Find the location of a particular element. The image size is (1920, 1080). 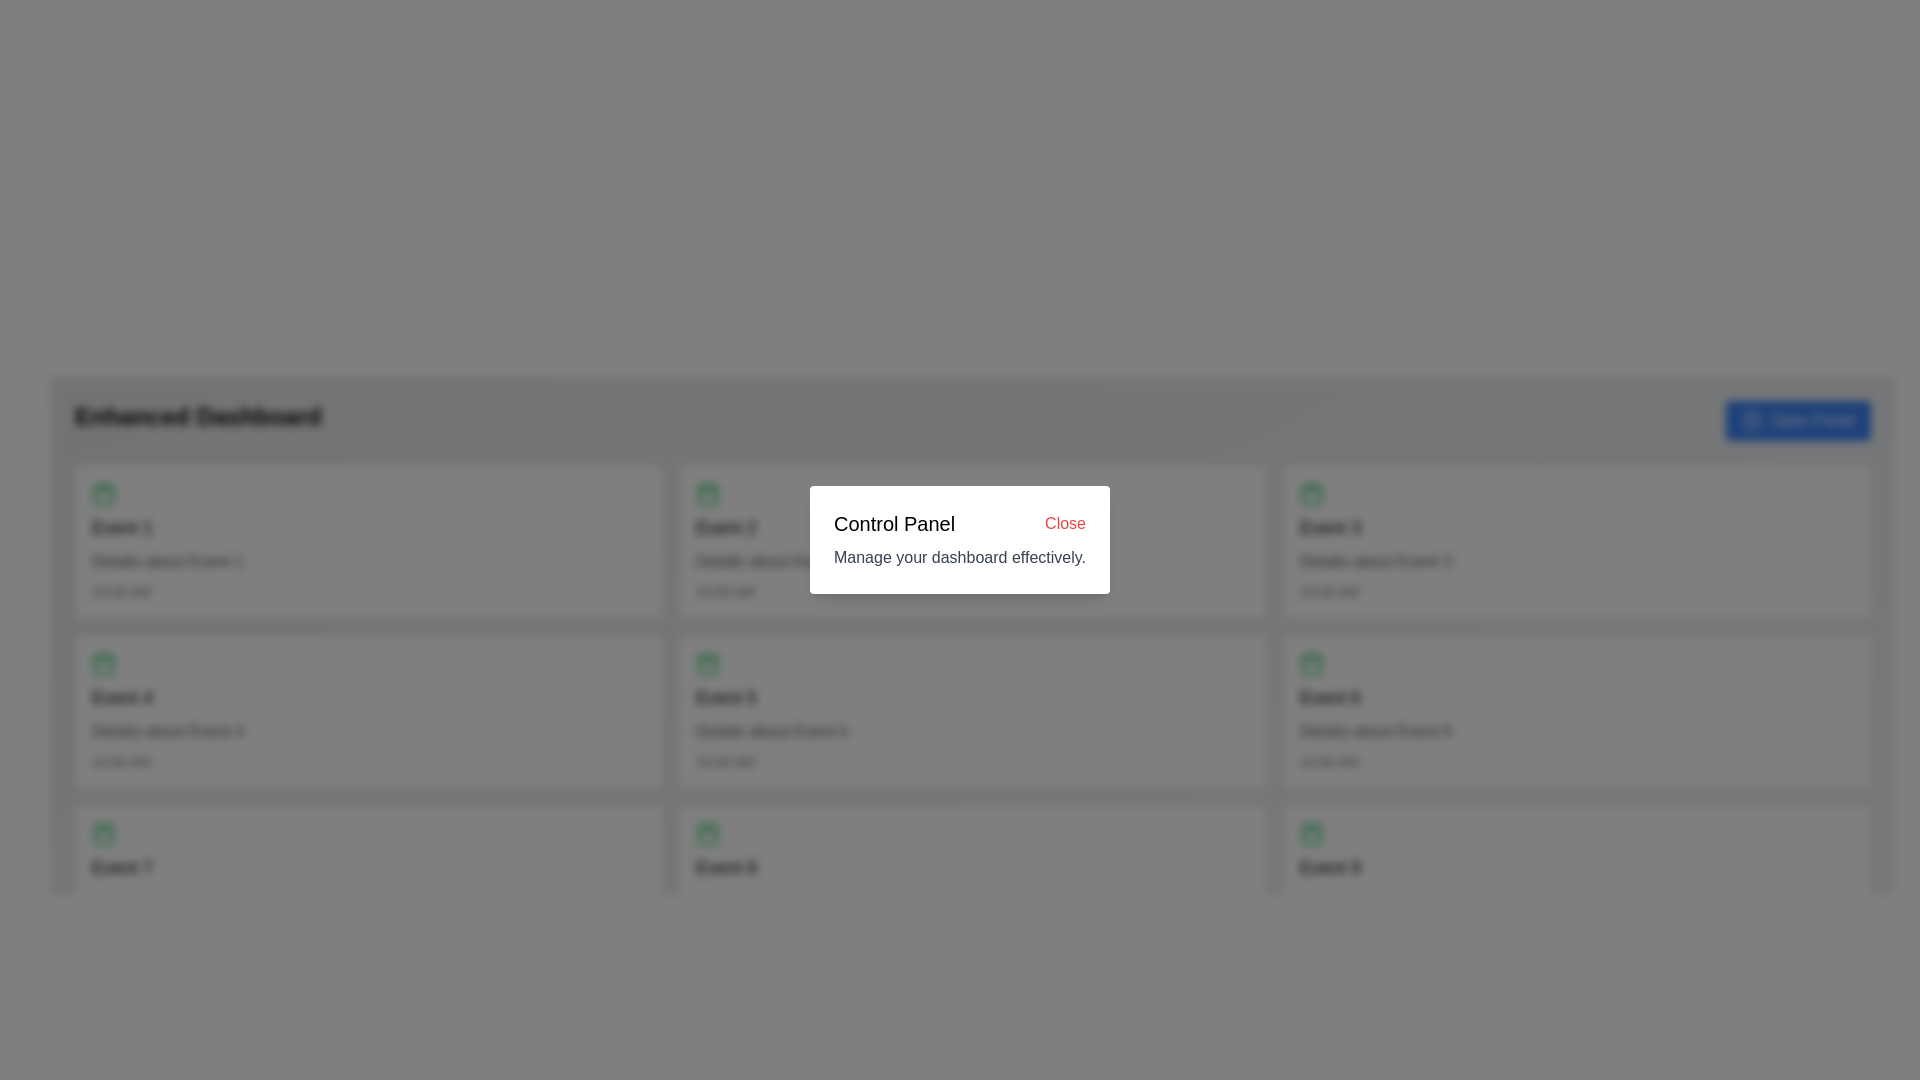

the fourth event card in the grid layout, which is a static card displaying event details is located at coordinates (369, 711).